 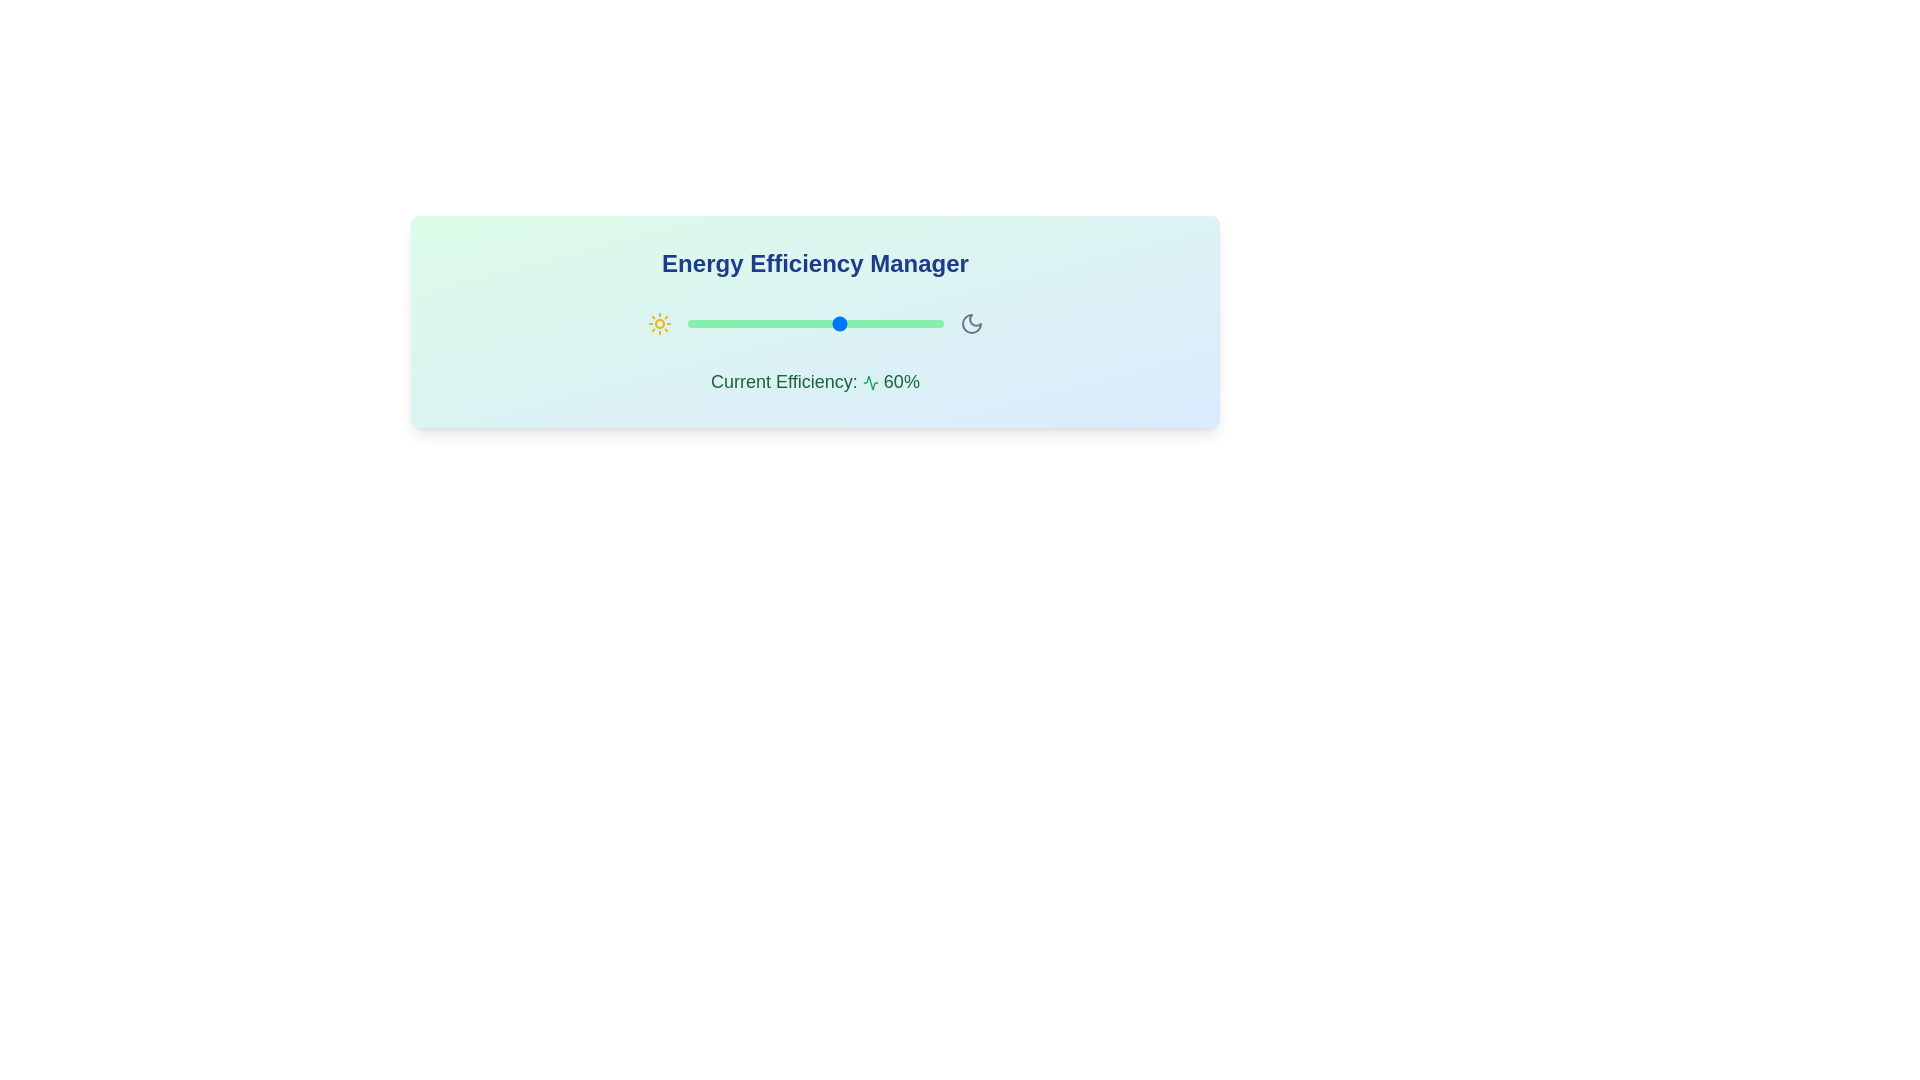 What do you see at coordinates (659, 323) in the screenshot?
I see `the Sun icon in the Energy Efficiency Manager component` at bounding box center [659, 323].